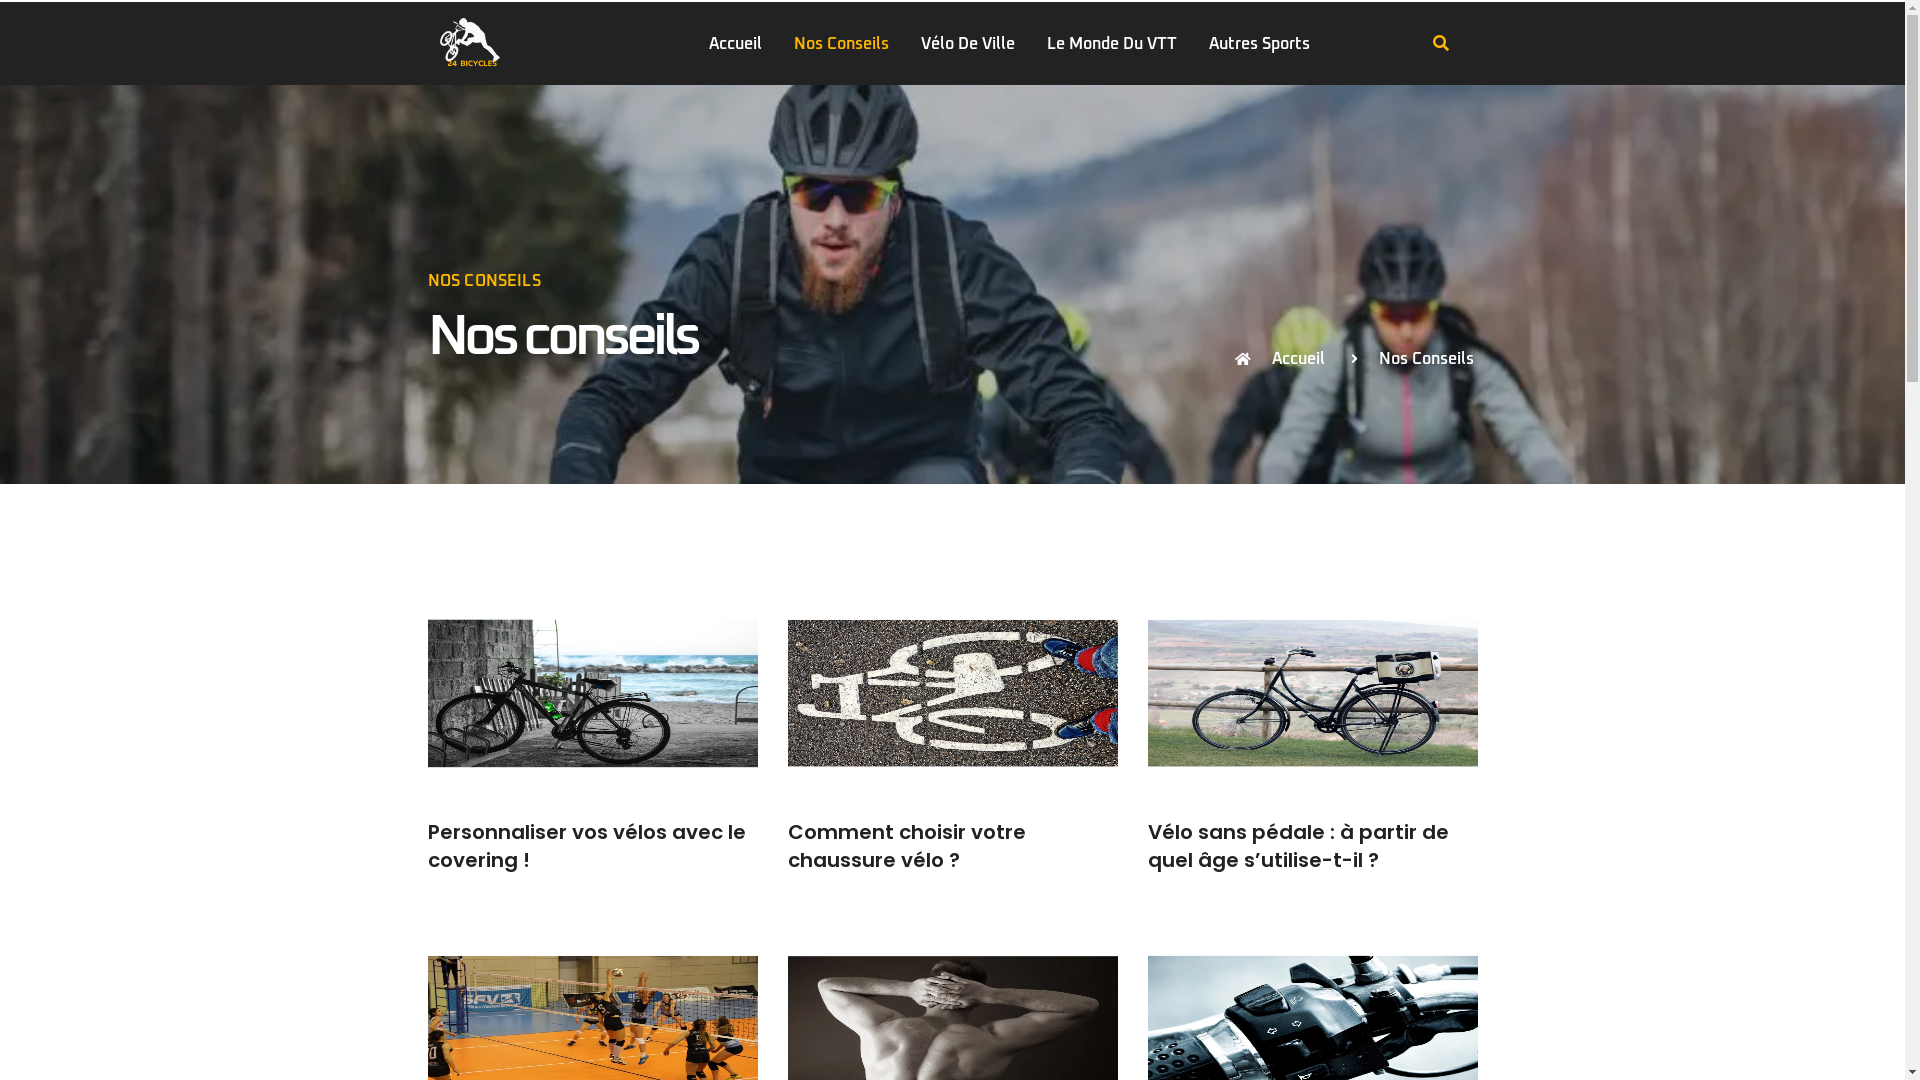  I want to click on 'Le Monde Du VTT', so click(1111, 43).